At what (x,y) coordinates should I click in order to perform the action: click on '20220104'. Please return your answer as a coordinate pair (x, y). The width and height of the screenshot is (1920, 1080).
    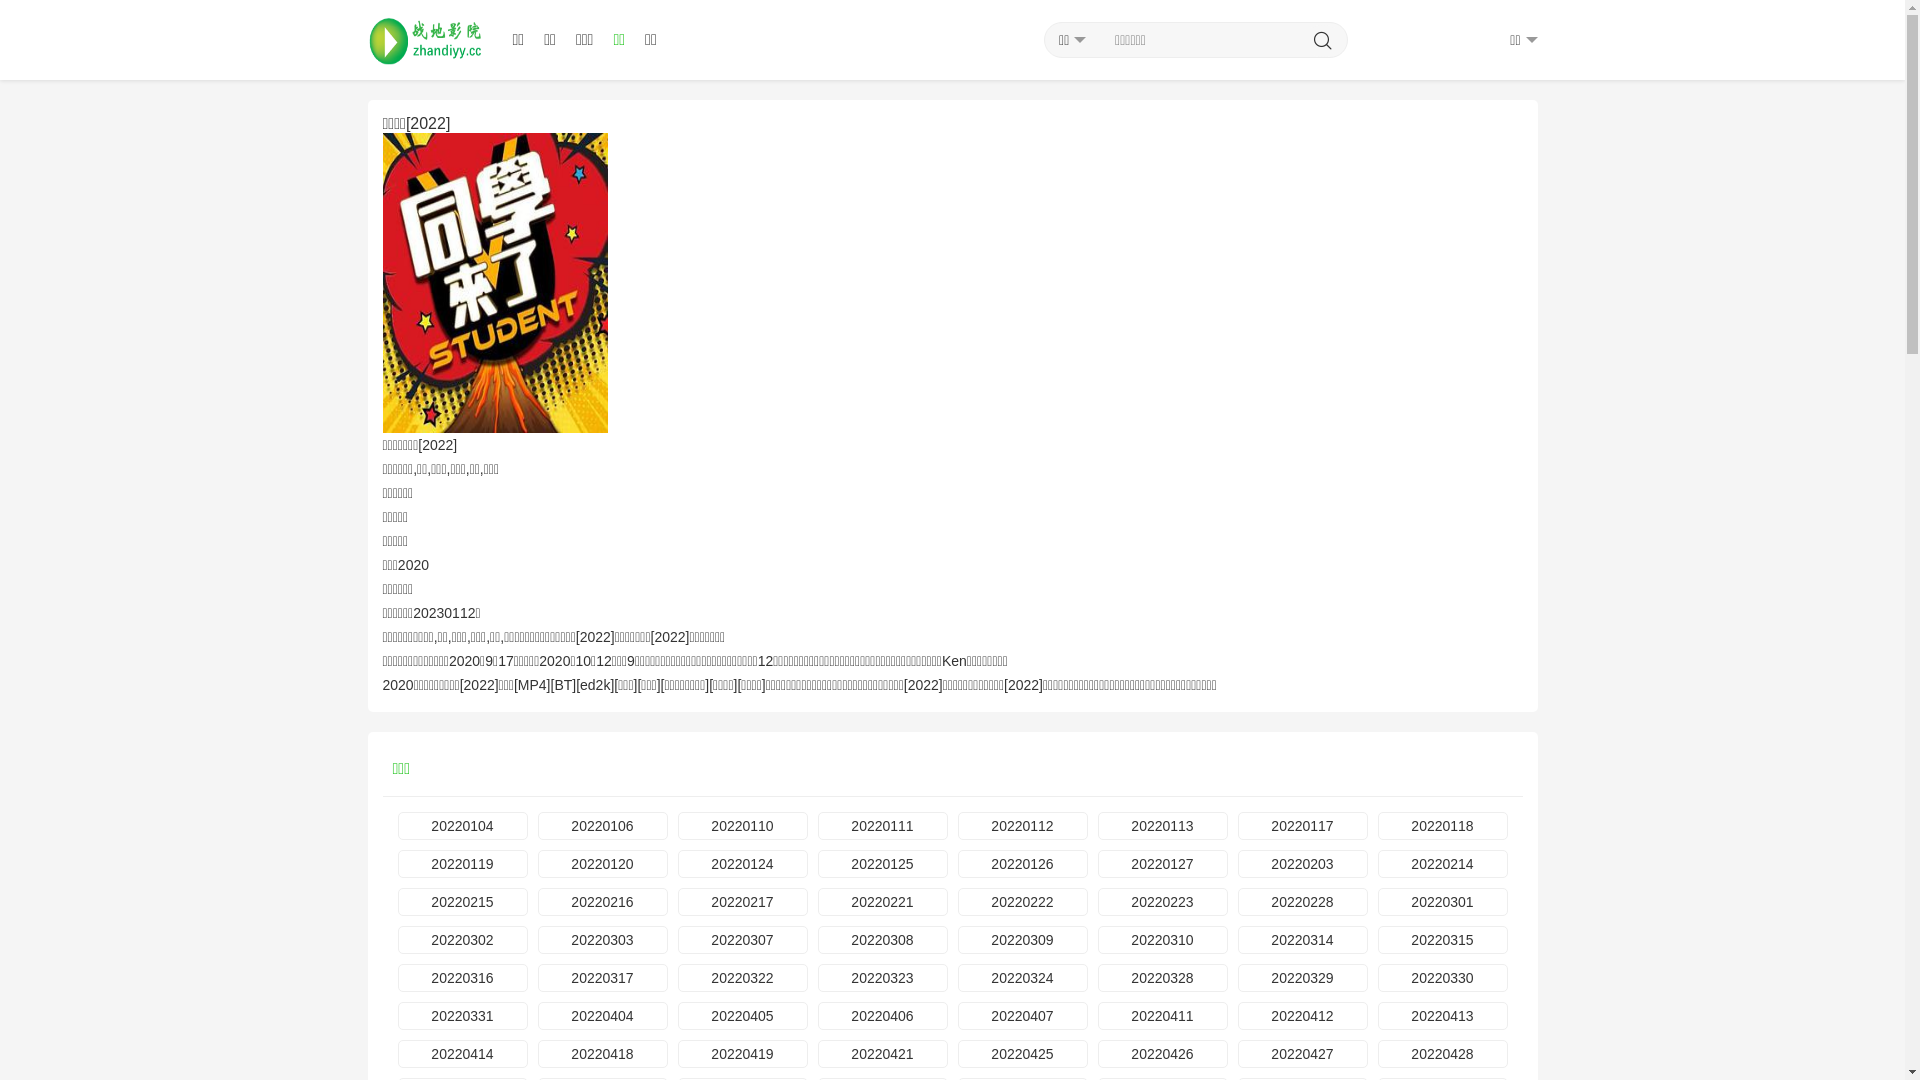
    Looking at the image, I should click on (461, 825).